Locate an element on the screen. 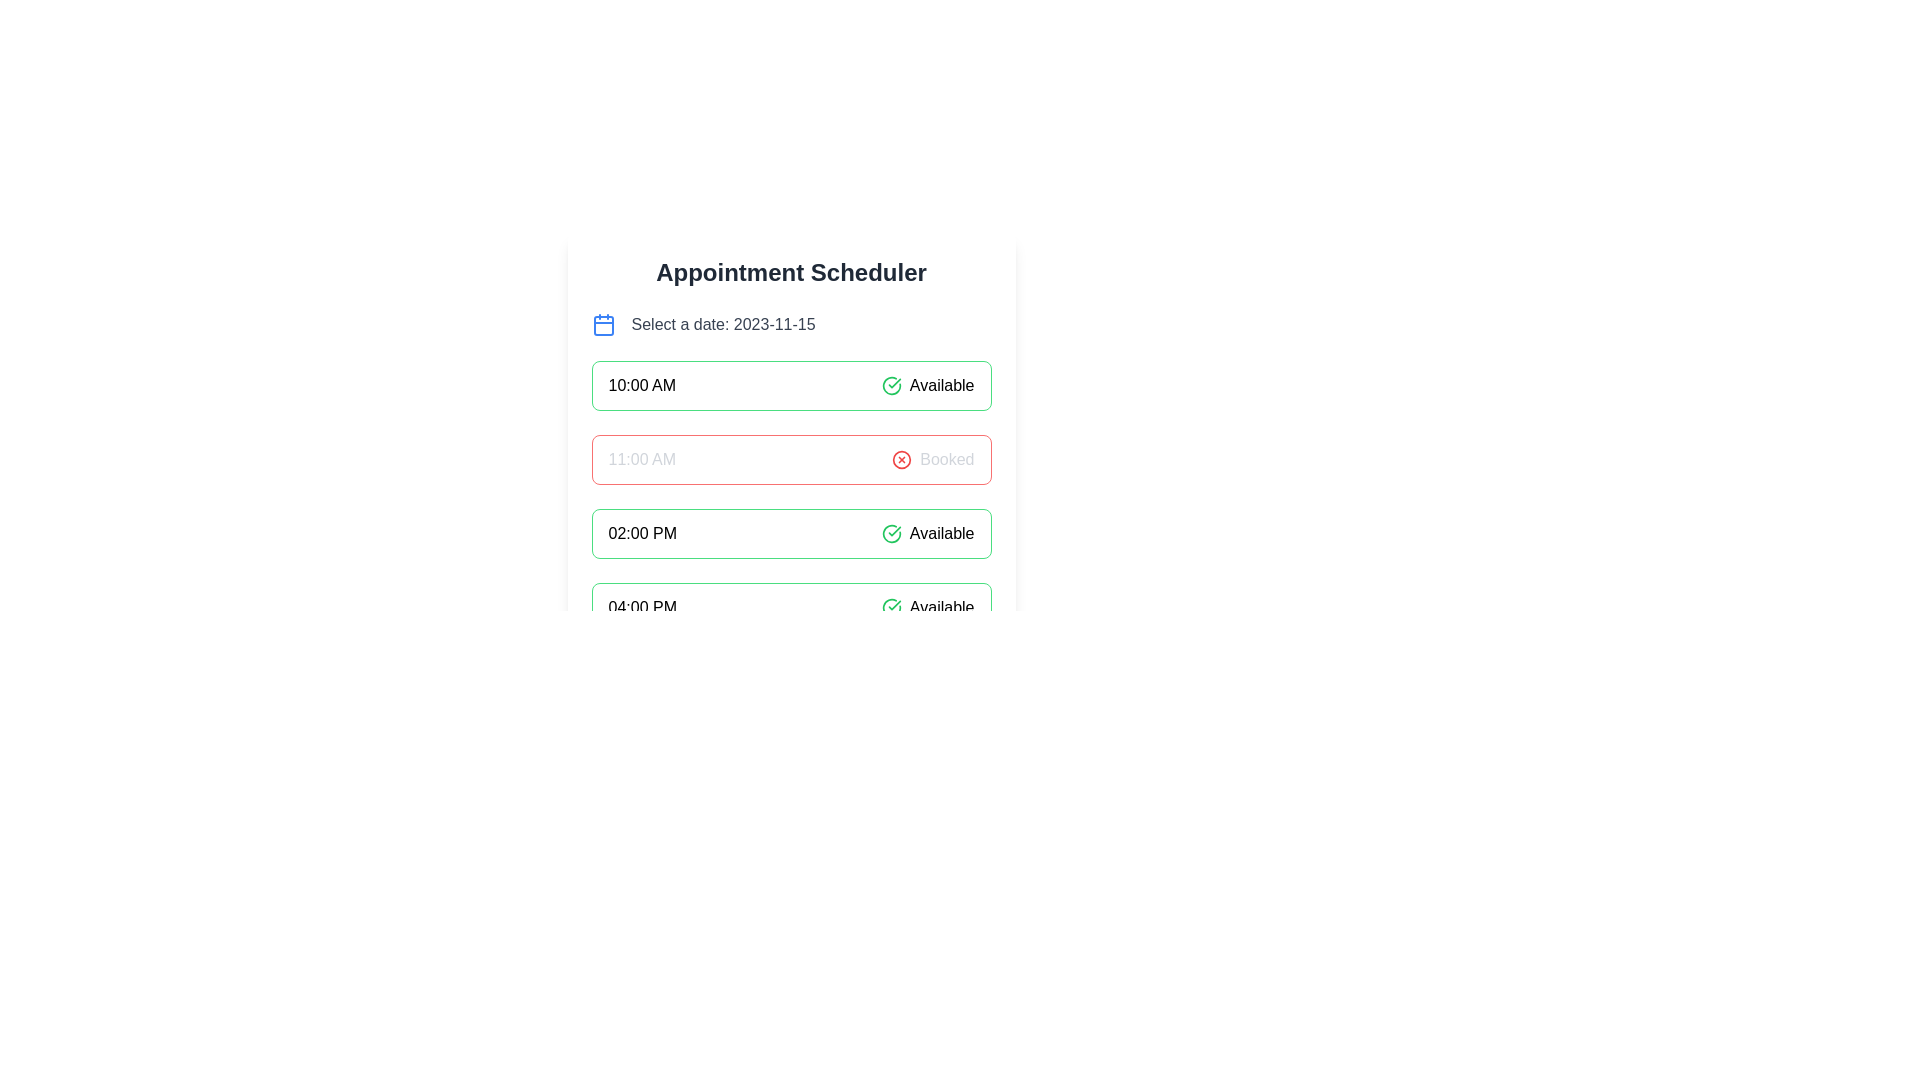 This screenshot has width=1920, height=1080. the label 'Select a date:' with the calendar icon is located at coordinates (790, 323).